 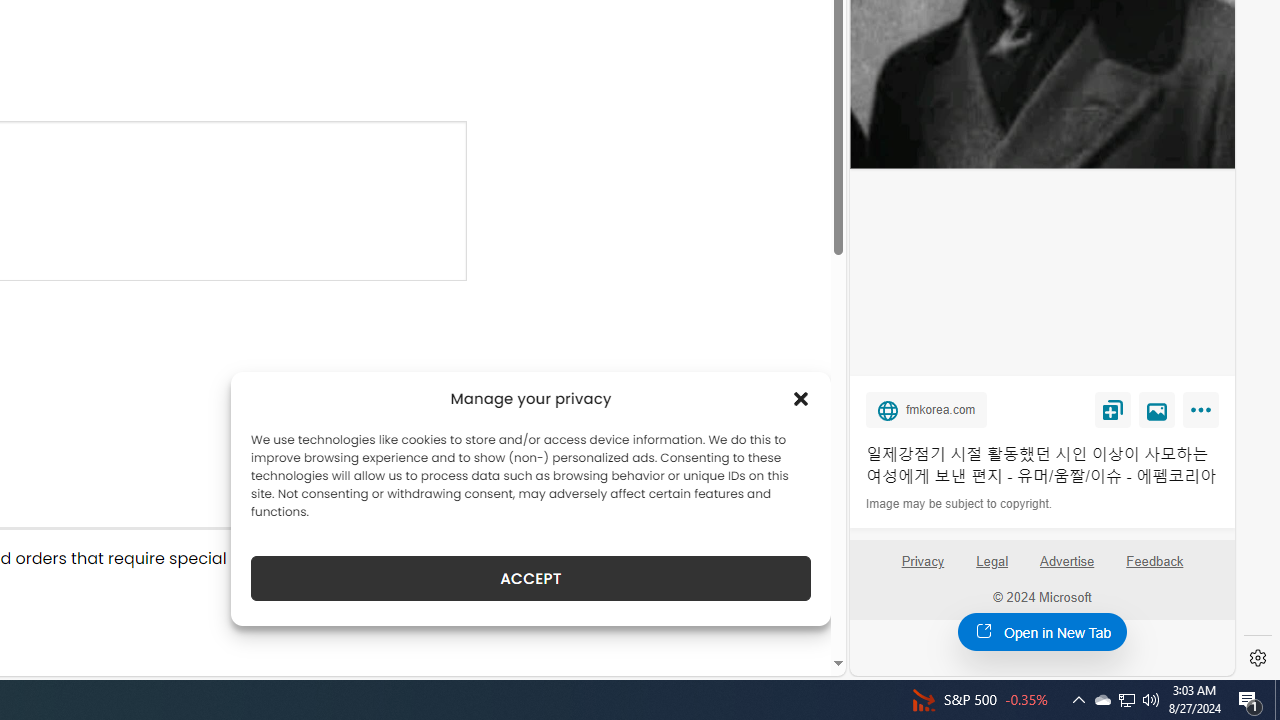 What do you see at coordinates (992, 561) in the screenshot?
I see `'Legal'` at bounding box center [992, 561].